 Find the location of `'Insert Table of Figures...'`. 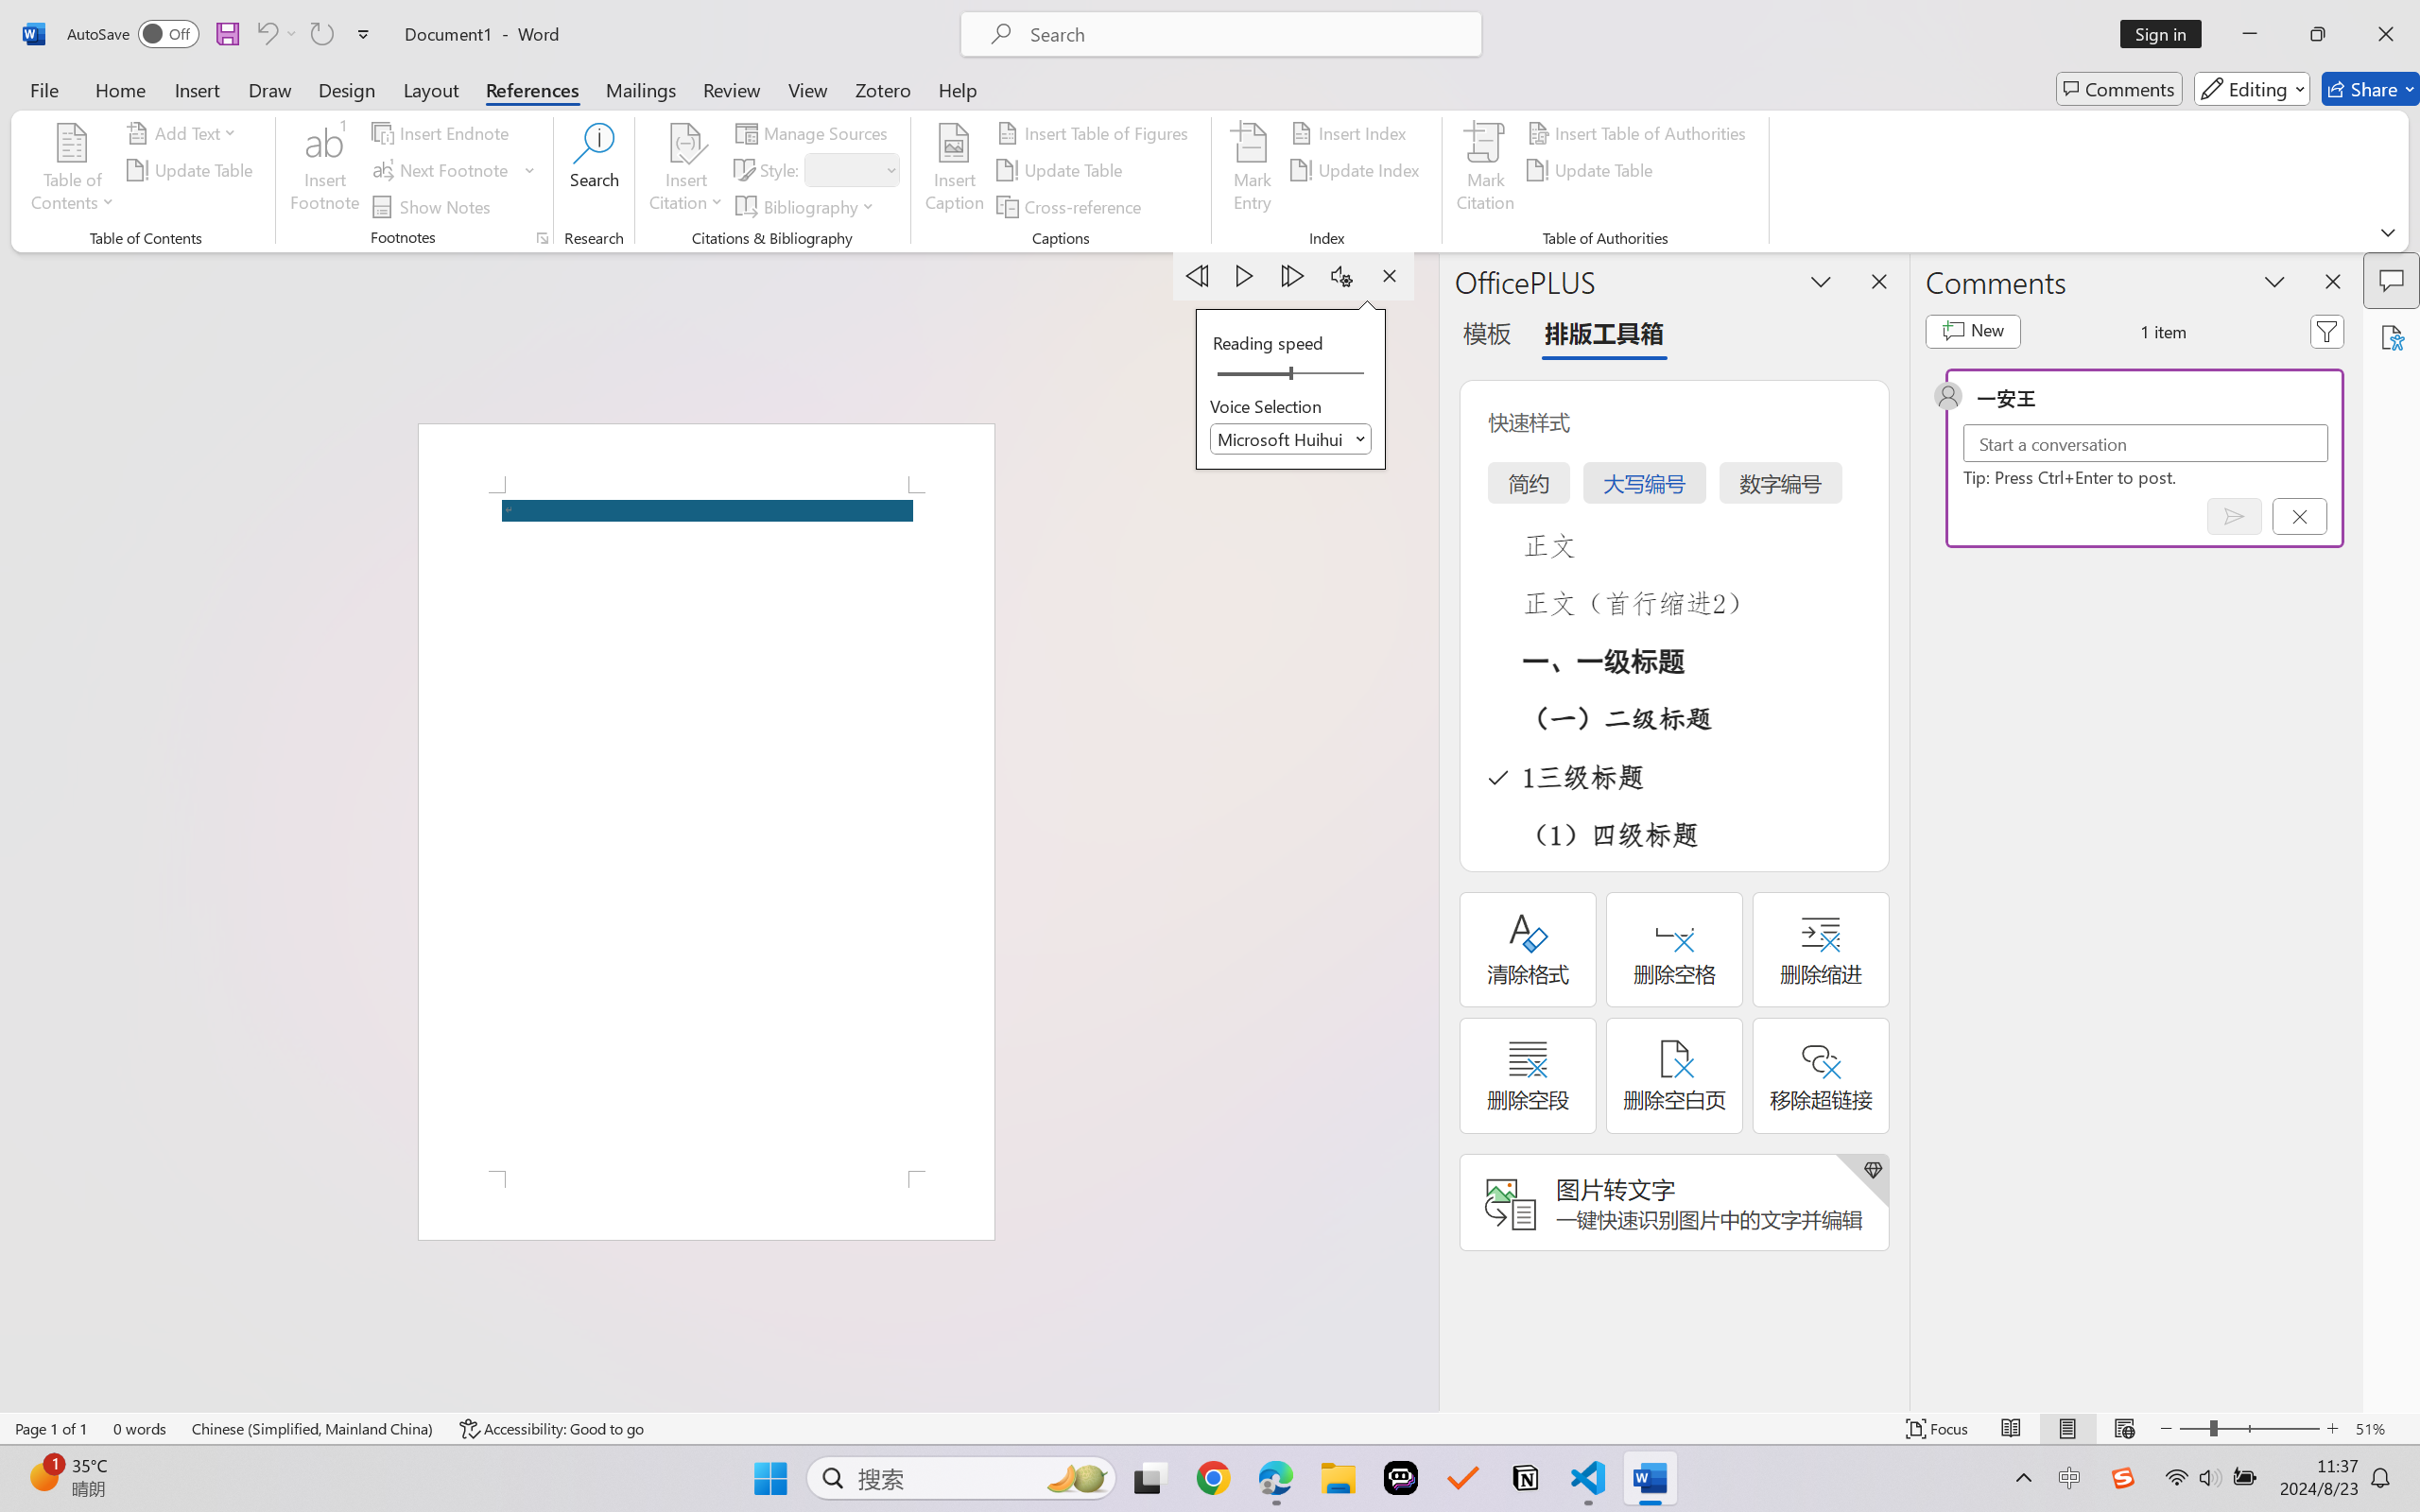

'Insert Table of Figures...' is located at coordinates (1095, 131).